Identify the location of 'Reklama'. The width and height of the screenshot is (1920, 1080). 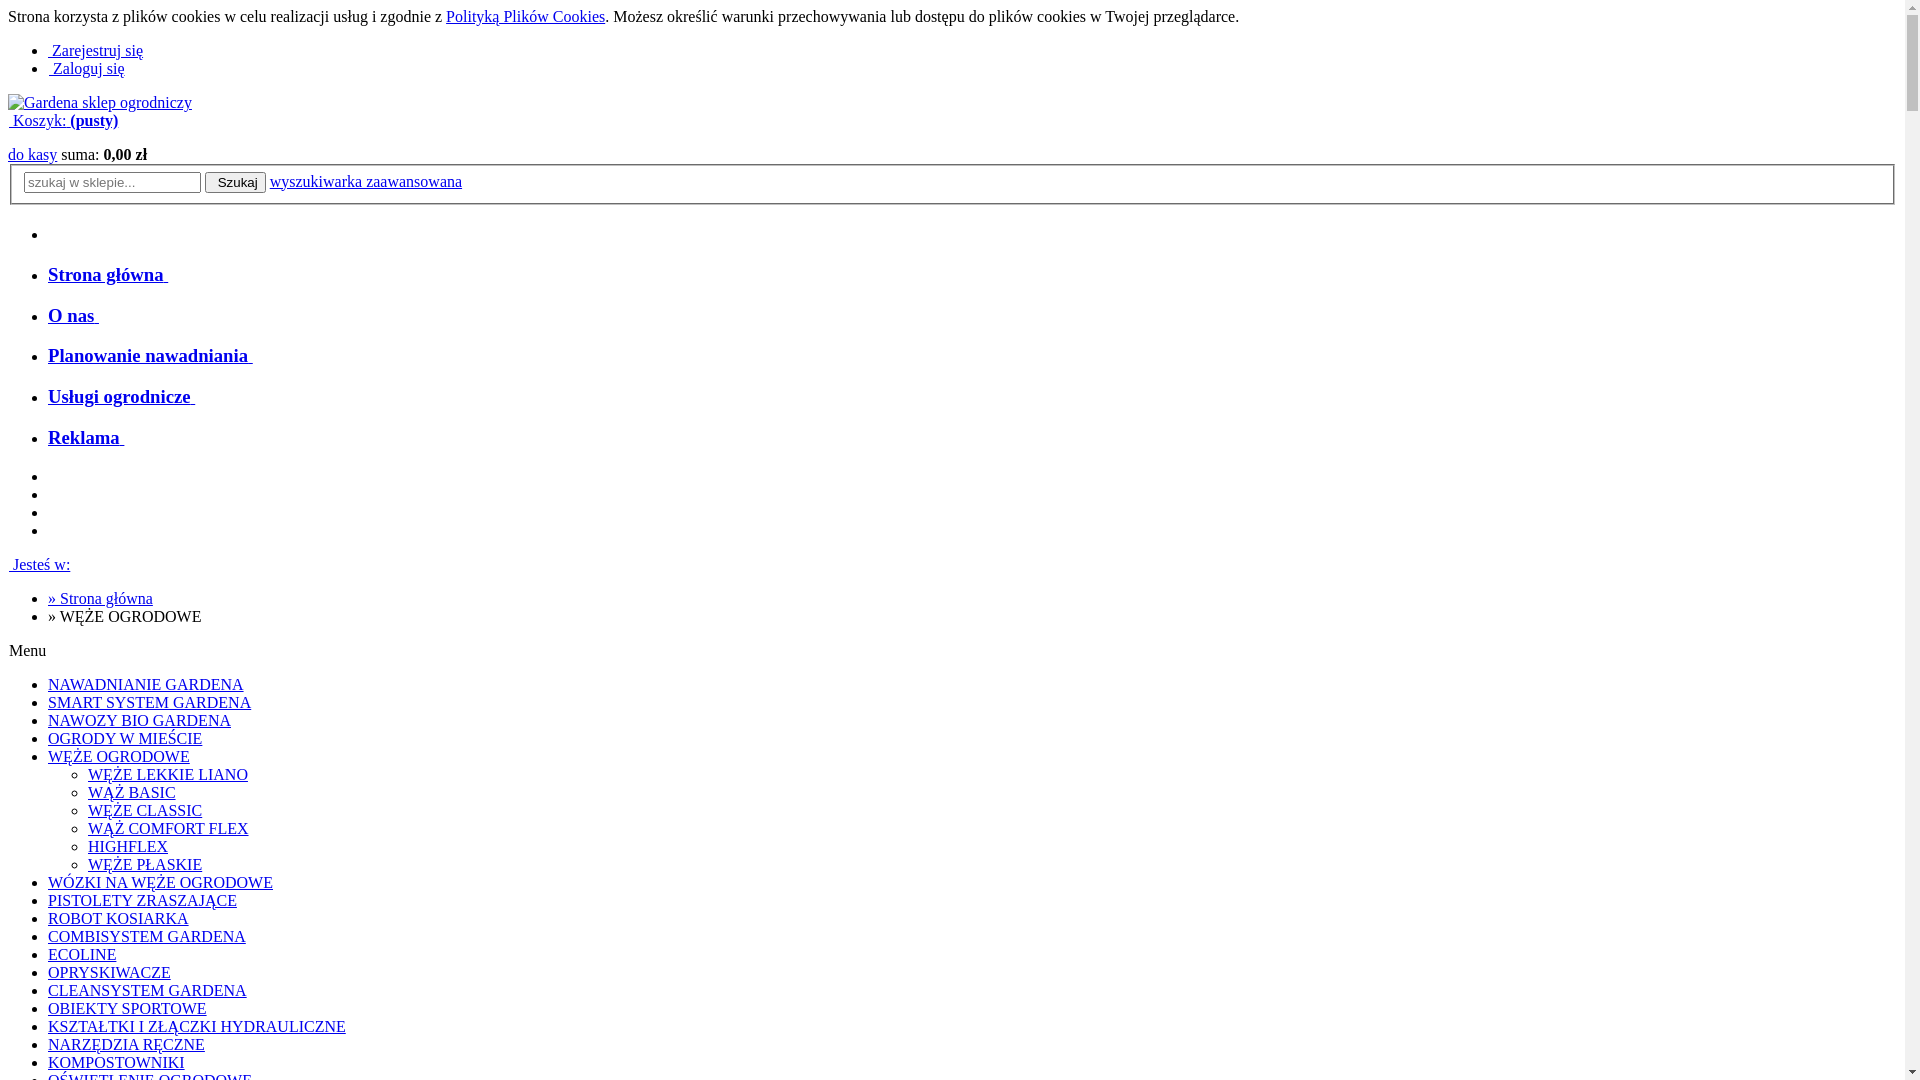
(48, 436).